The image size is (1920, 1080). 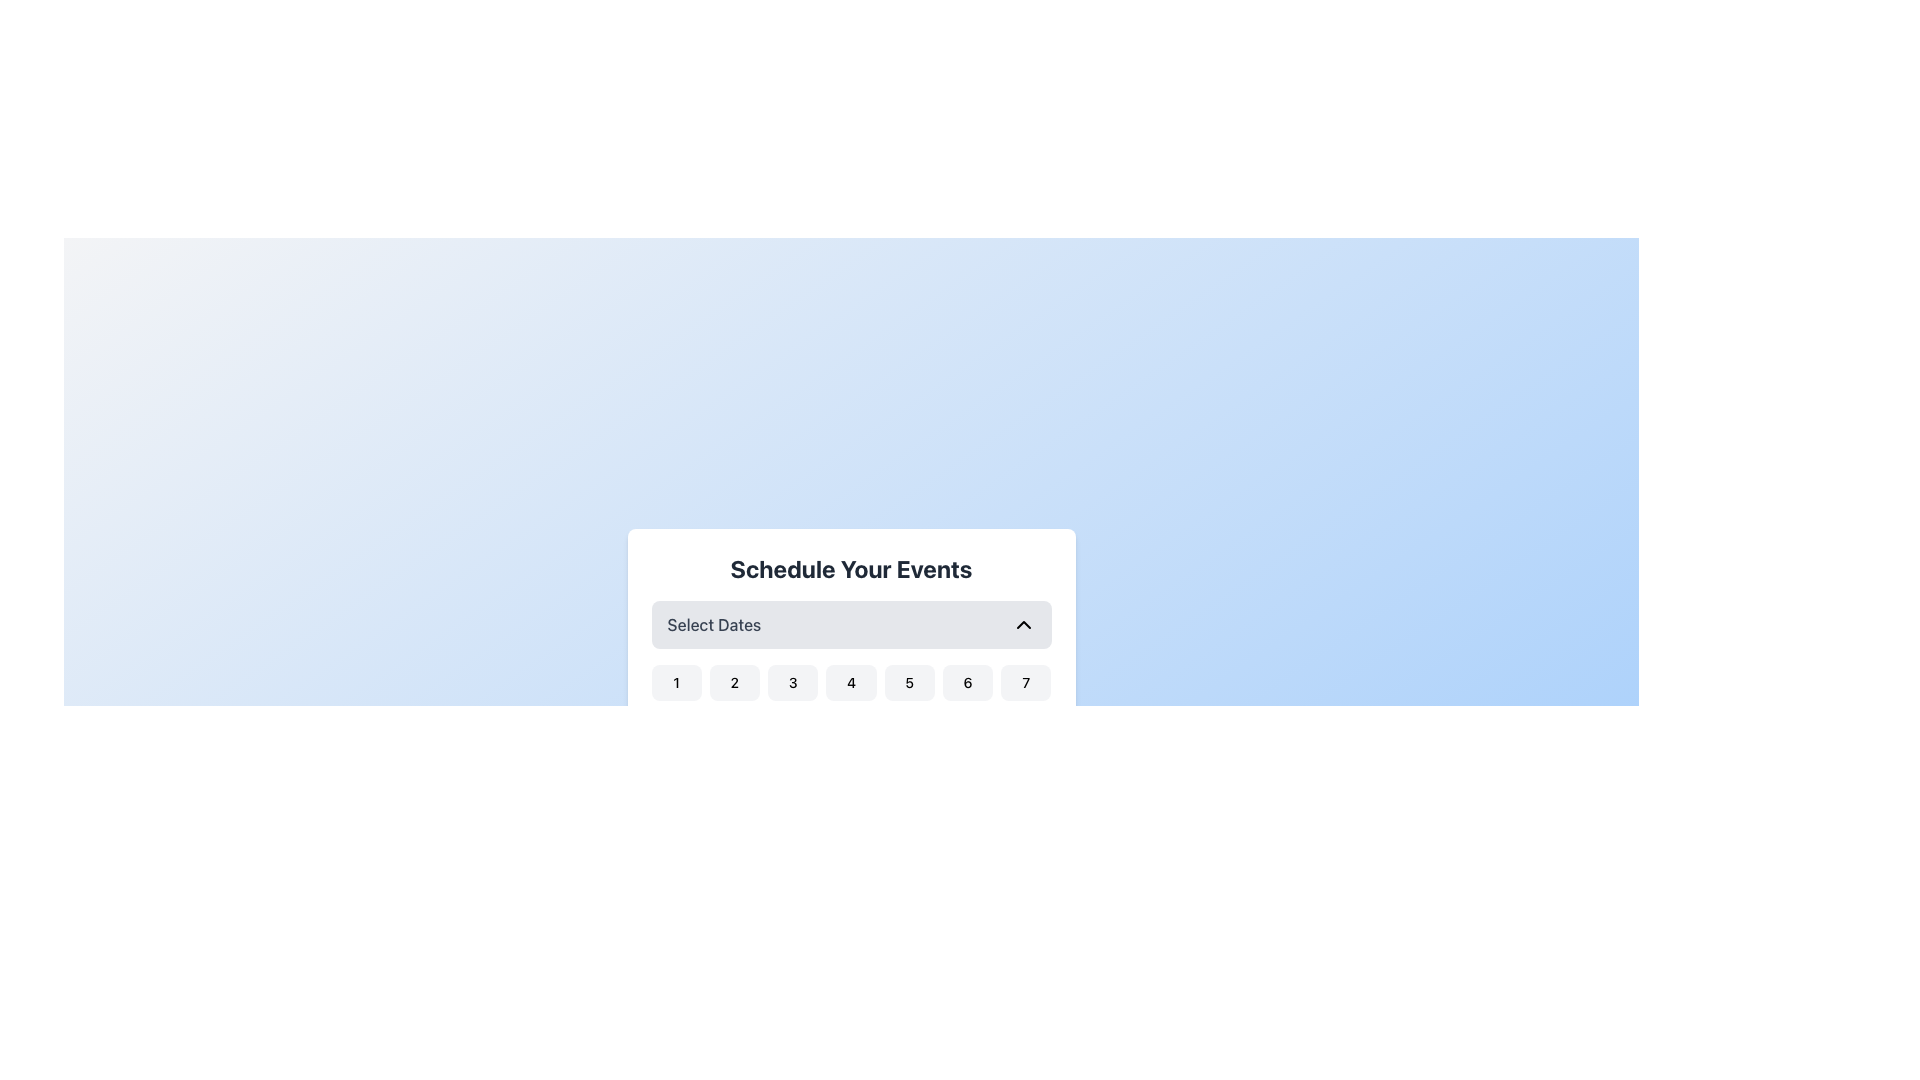 I want to click on the date selector button positioned below the 'Schedule Your Events' title, so click(x=851, y=624).